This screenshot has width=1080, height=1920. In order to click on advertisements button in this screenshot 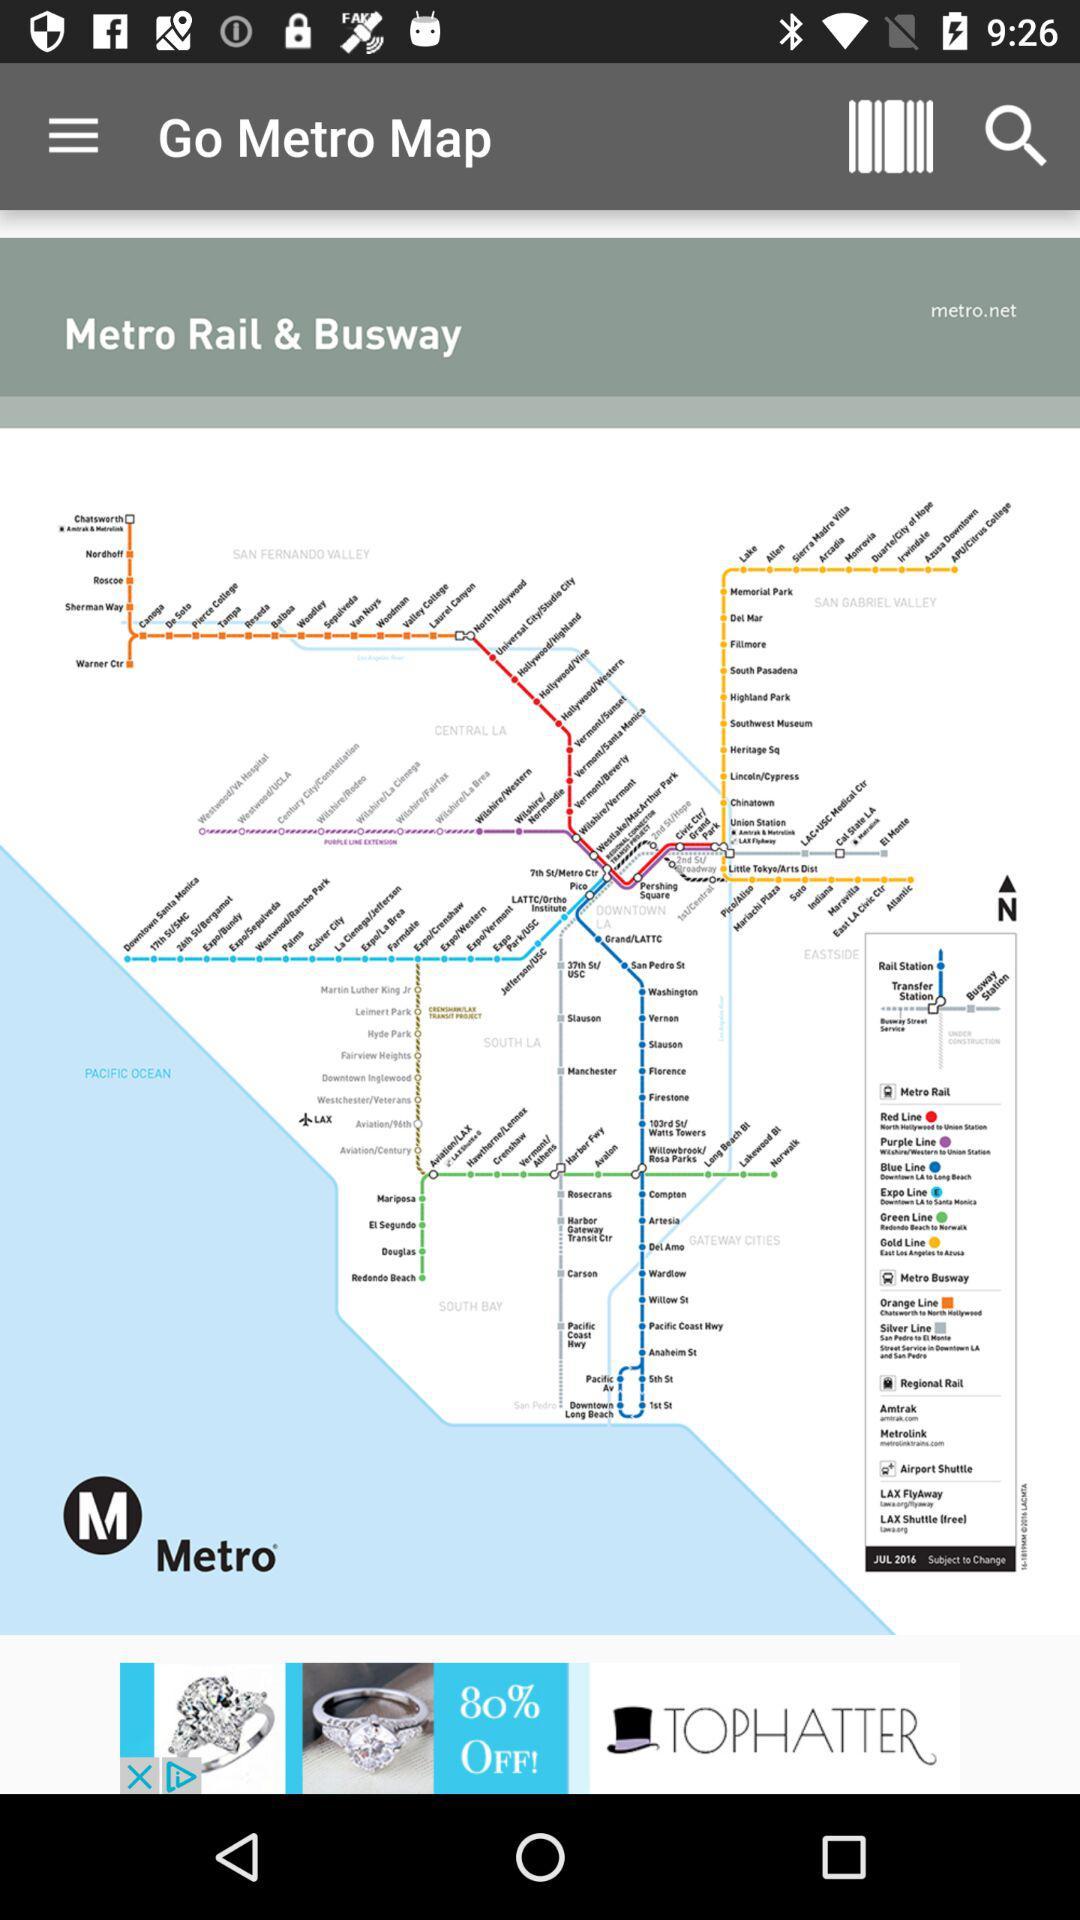, I will do `click(540, 1727)`.